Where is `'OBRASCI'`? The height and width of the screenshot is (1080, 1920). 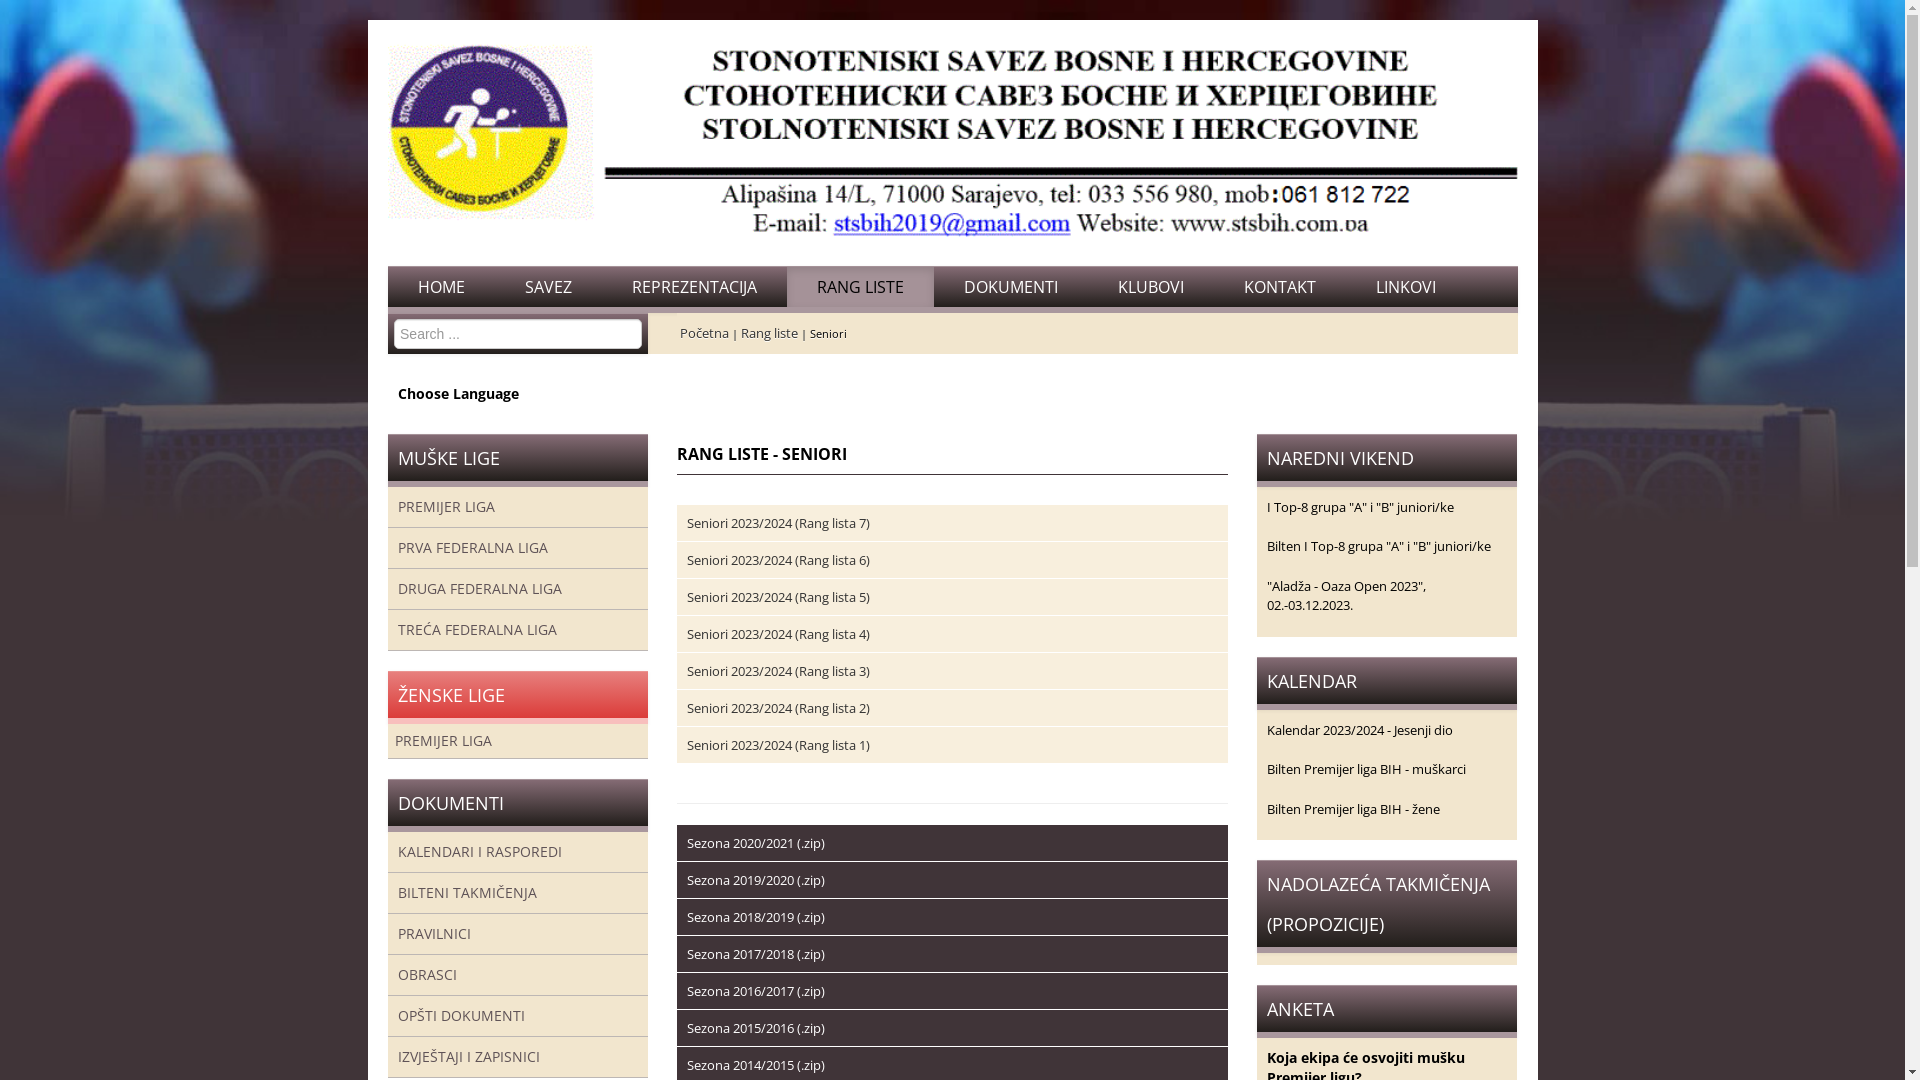 'OBRASCI' is located at coordinates (388, 974).